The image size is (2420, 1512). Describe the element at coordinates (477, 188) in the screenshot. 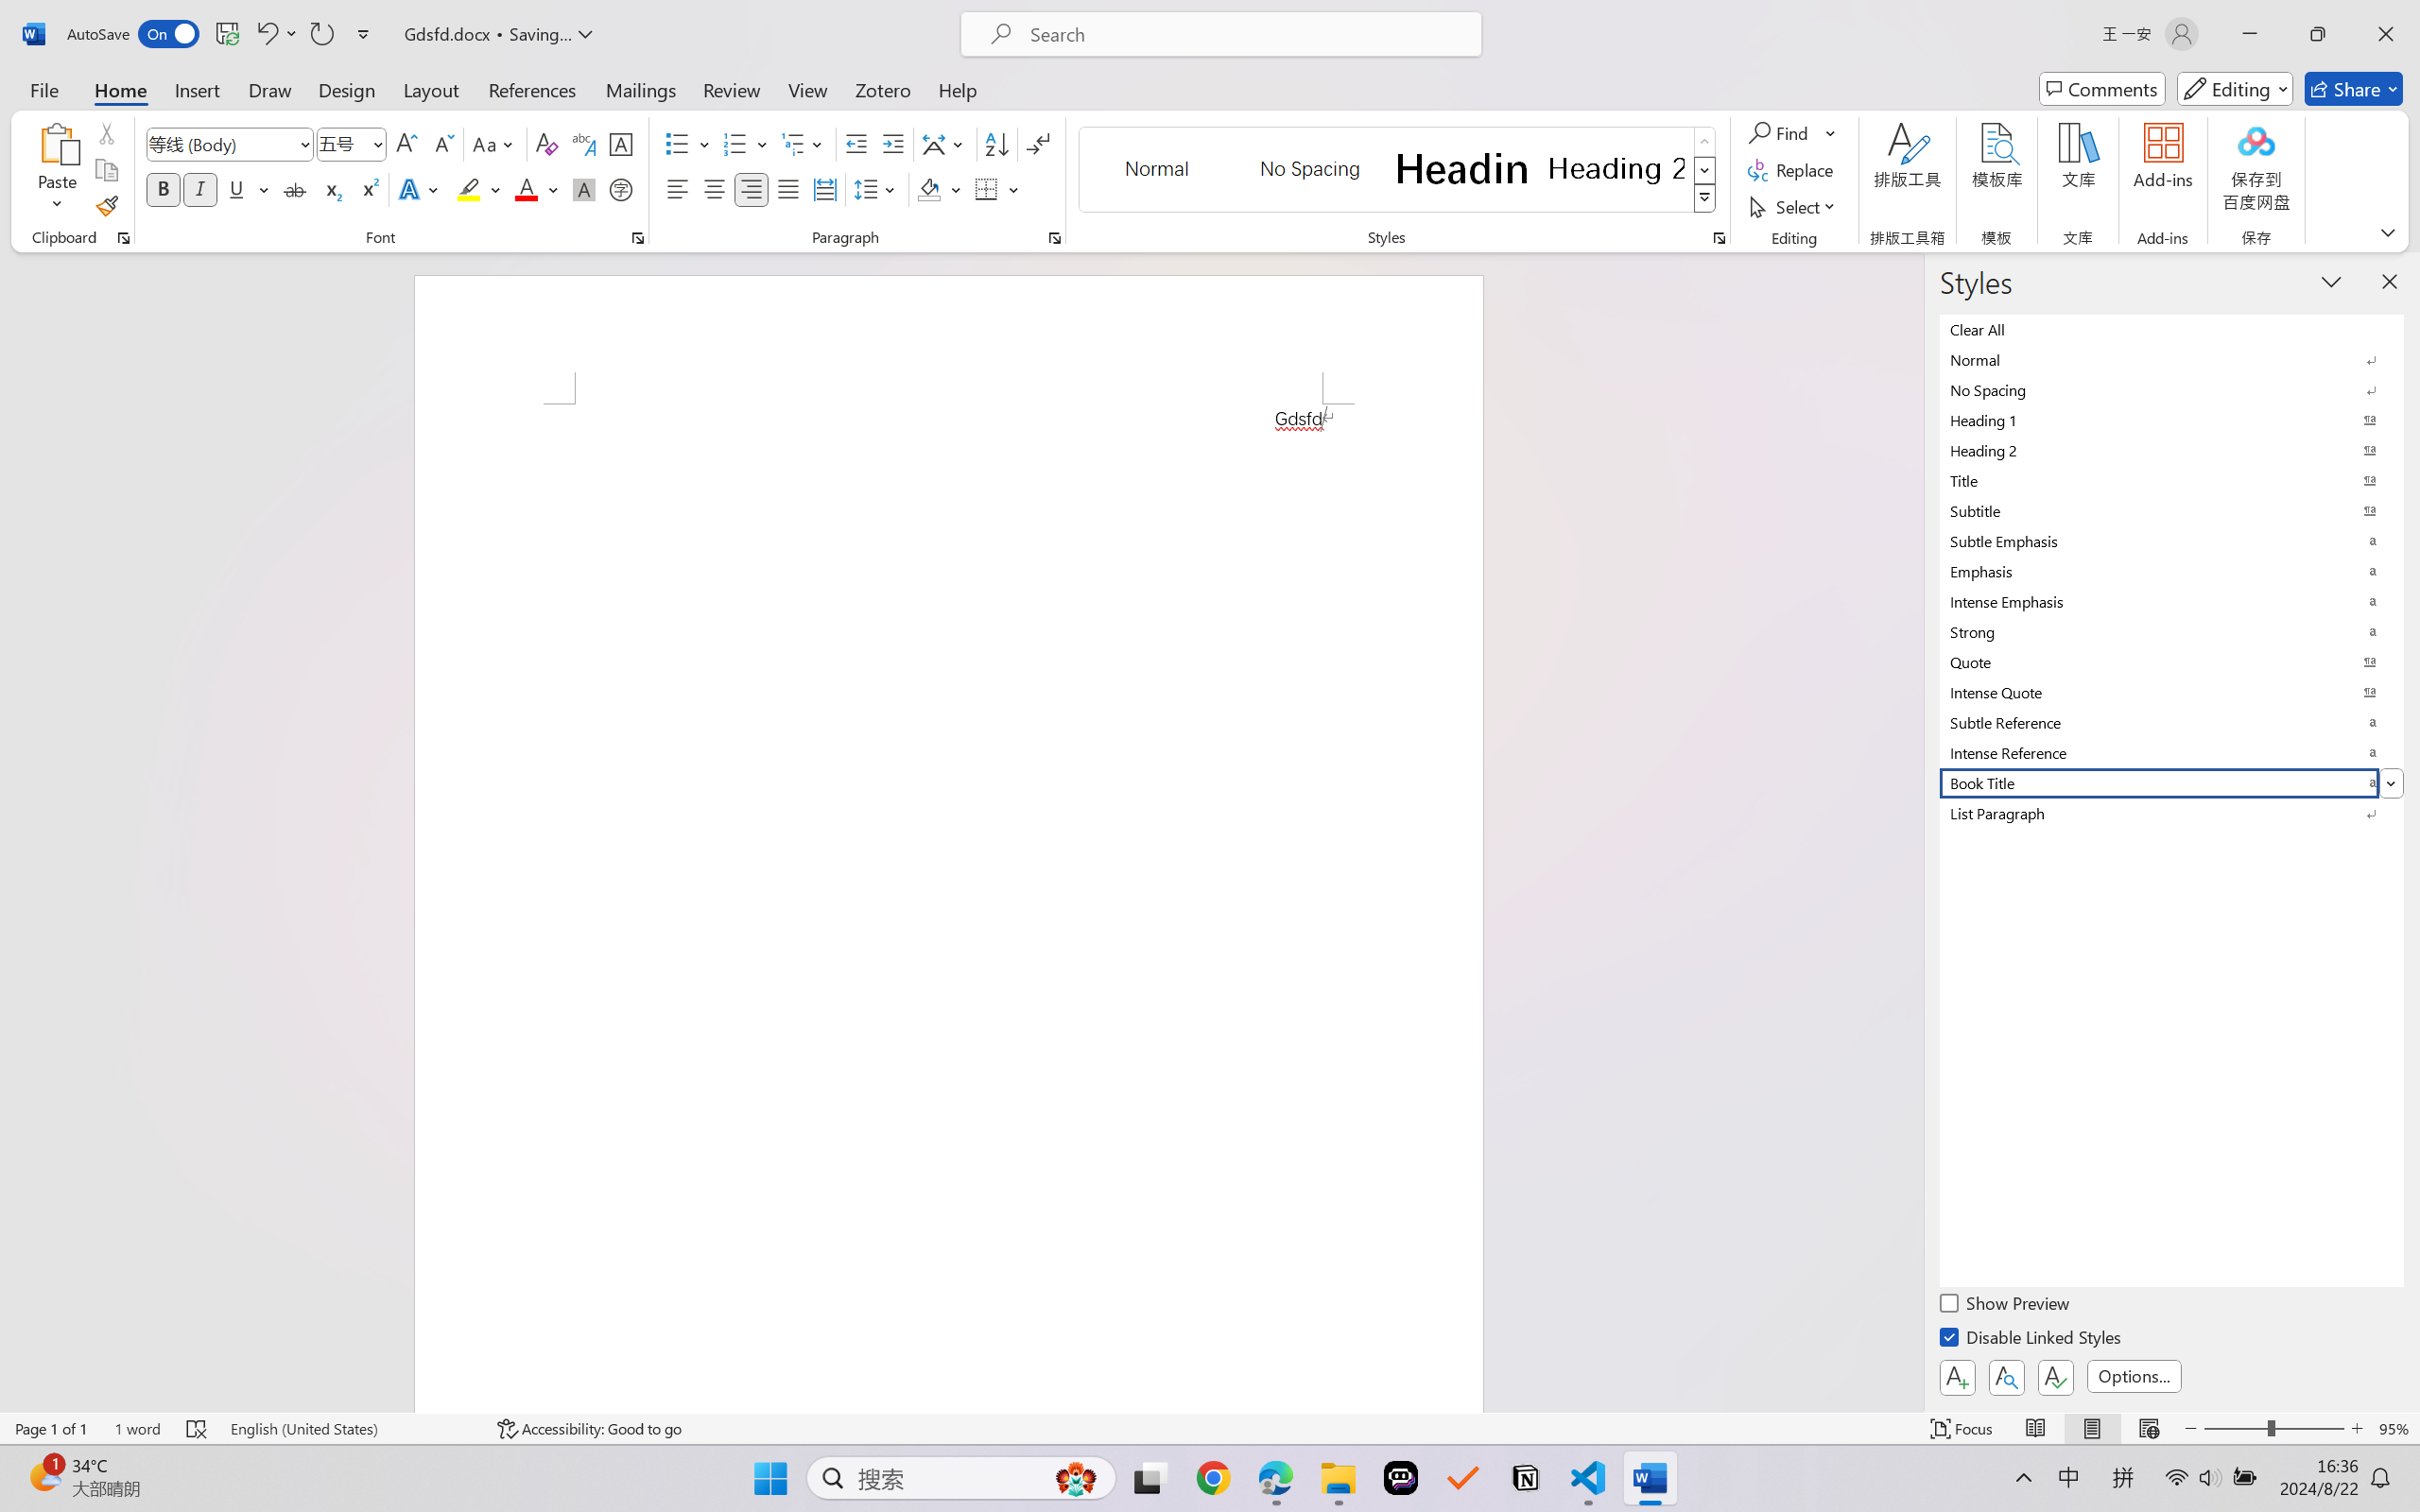

I see `'Text Highlight Color'` at that location.